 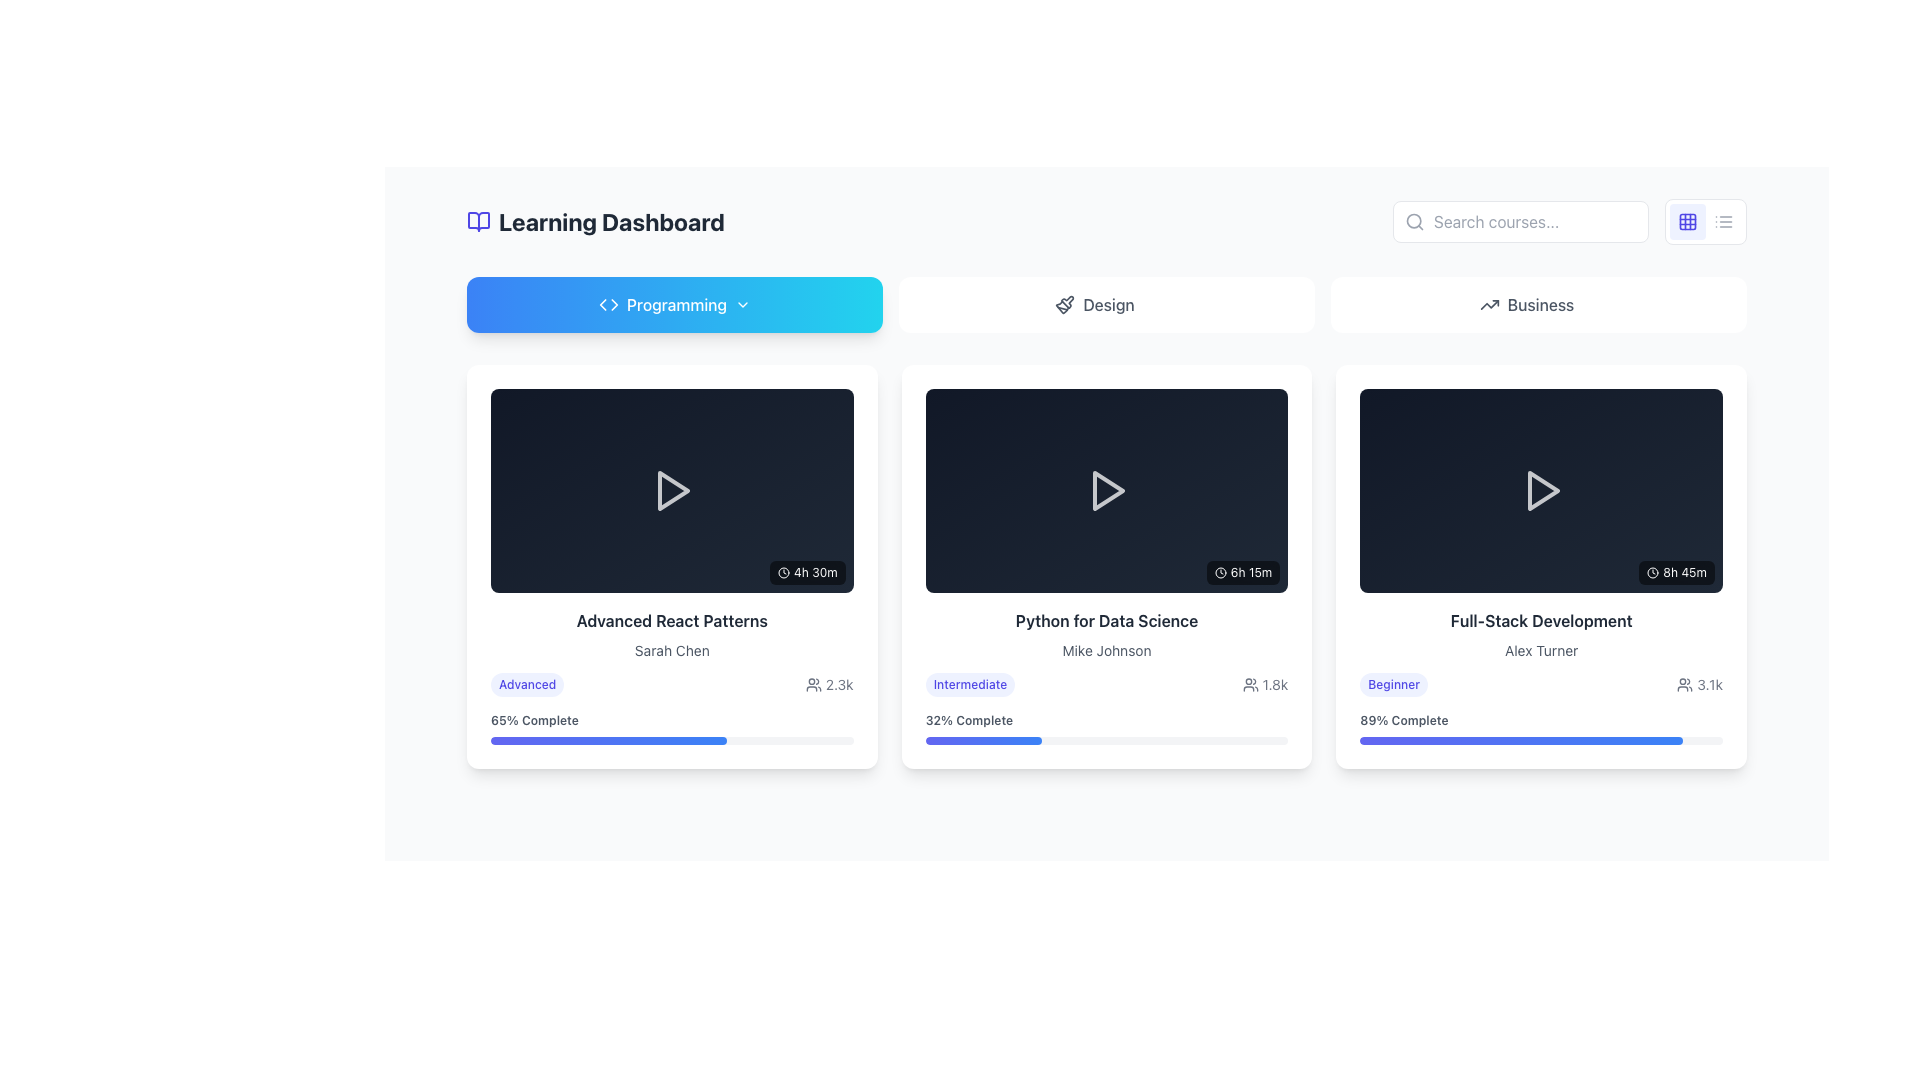 I want to click on the icon representing the duration of the course located to the left of the text '4h 30m' in the bottom part of the card labeled 'Advanced React Patterns', so click(x=782, y=572).